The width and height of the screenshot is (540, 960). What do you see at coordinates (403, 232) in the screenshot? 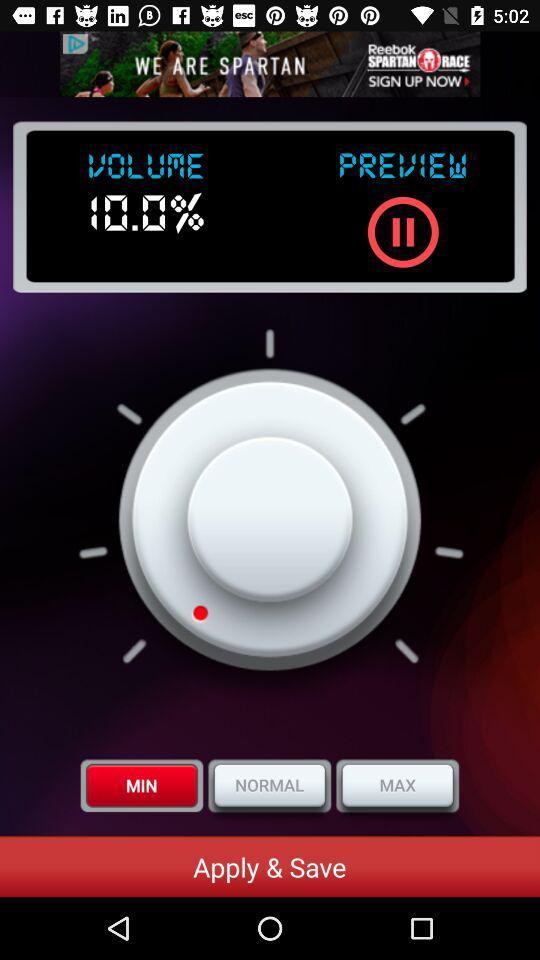
I see `pause` at bounding box center [403, 232].